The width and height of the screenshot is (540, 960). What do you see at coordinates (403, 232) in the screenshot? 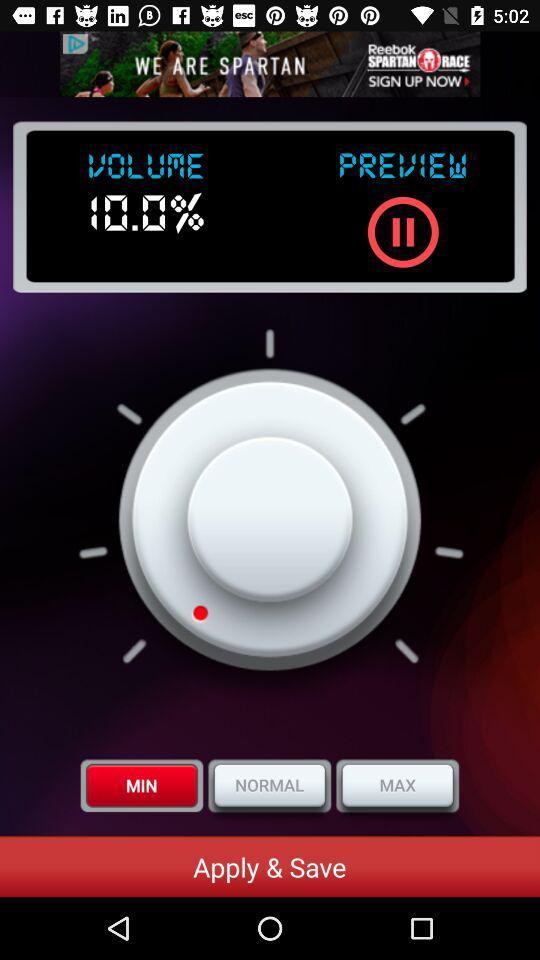
I see `pause` at bounding box center [403, 232].